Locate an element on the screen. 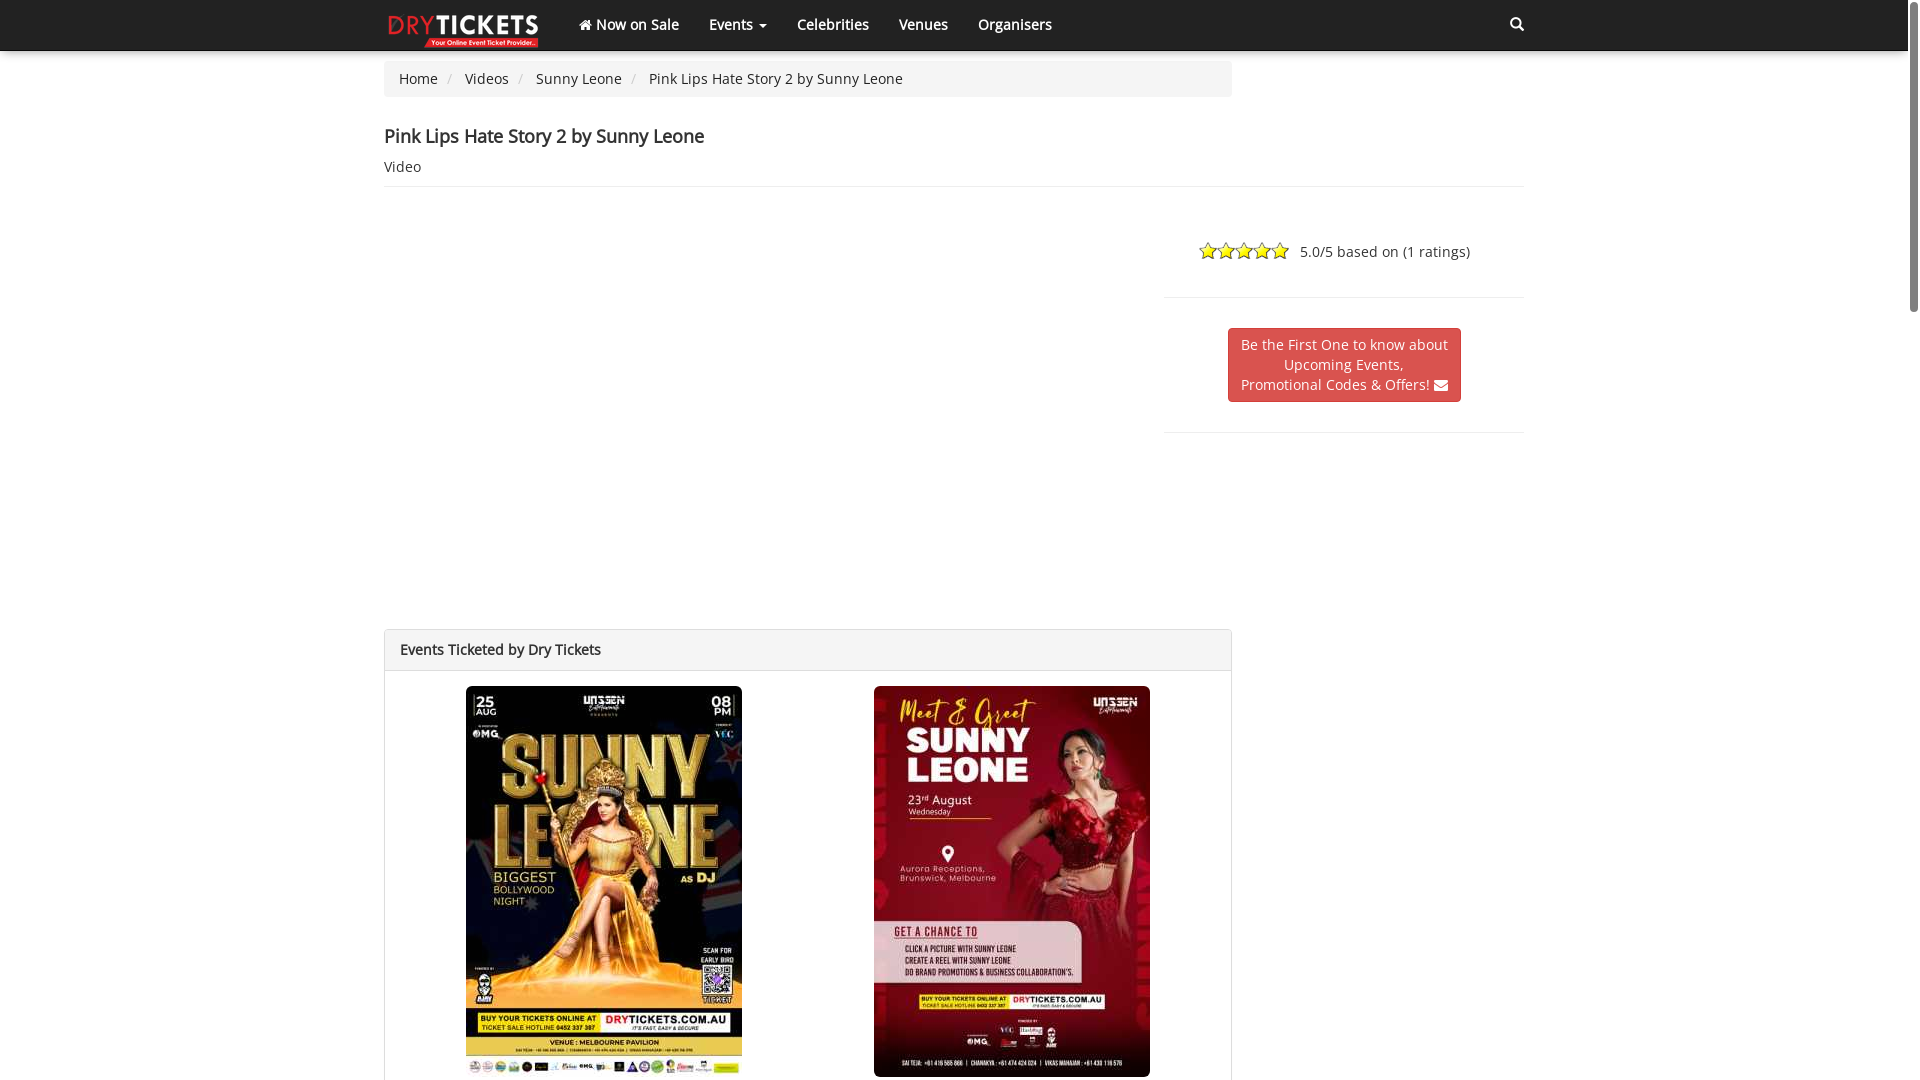  'Sunny Leone' is located at coordinates (578, 77).